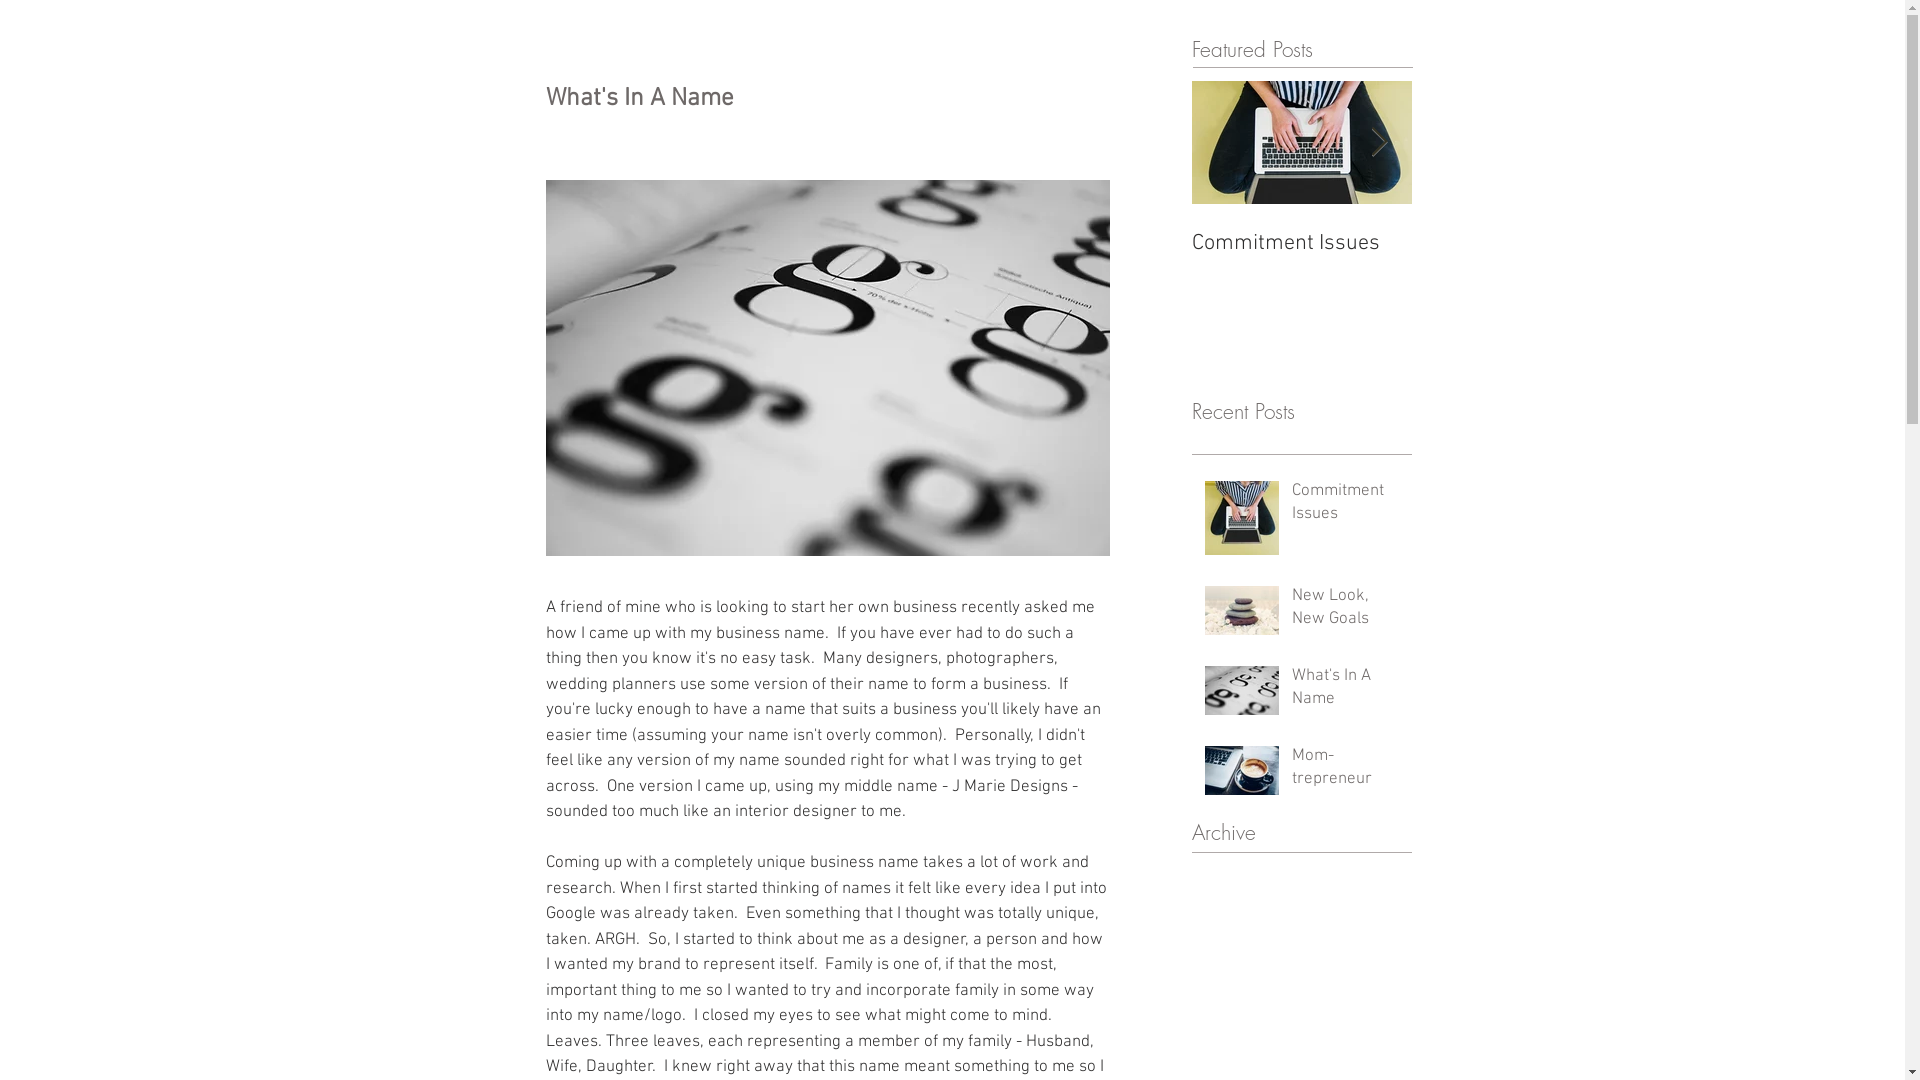 This screenshot has height=1080, width=1920. What do you see at coordinates (1345, 507) in the screenshot?
I see `'Commitment Issues'` at bounding box center [1345, 507].